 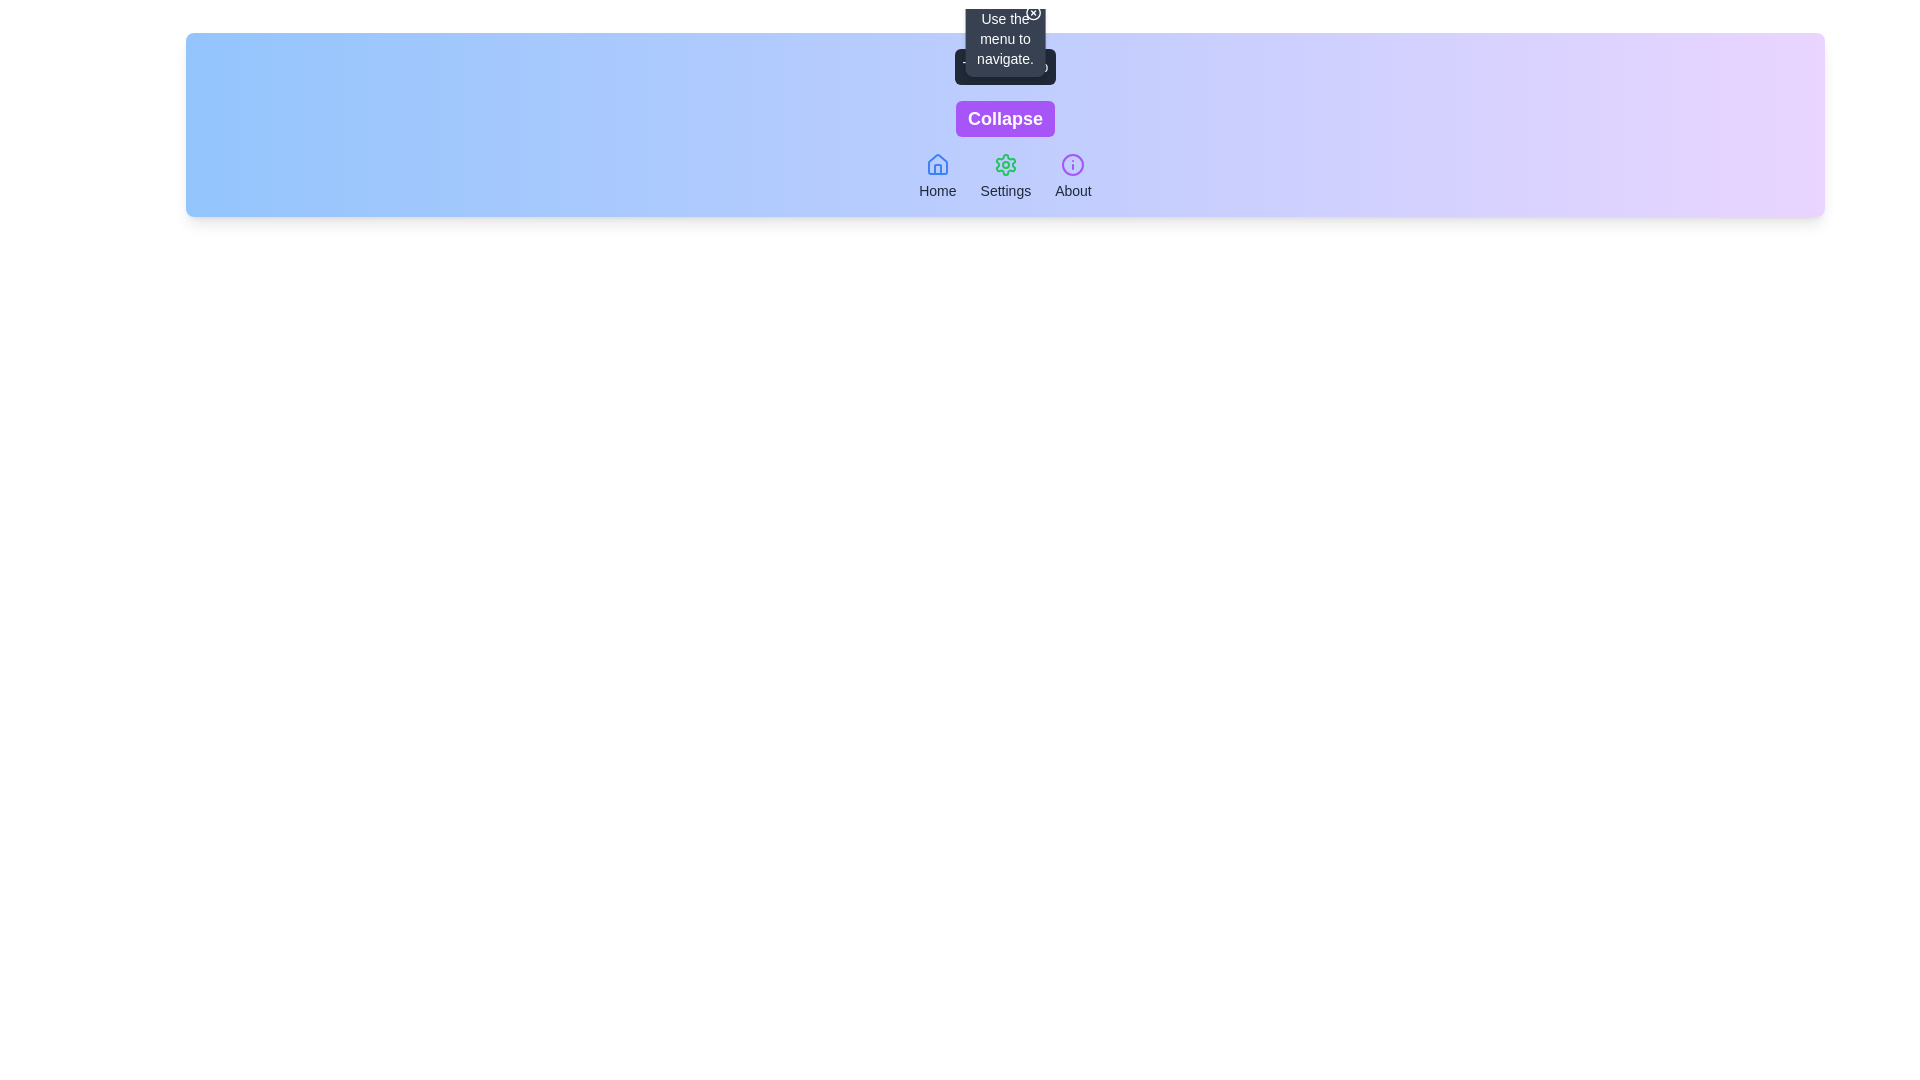 I want to click on the Tooltip box providing guiding text above the 'Collapse' button, so click(x=1005, y=38).